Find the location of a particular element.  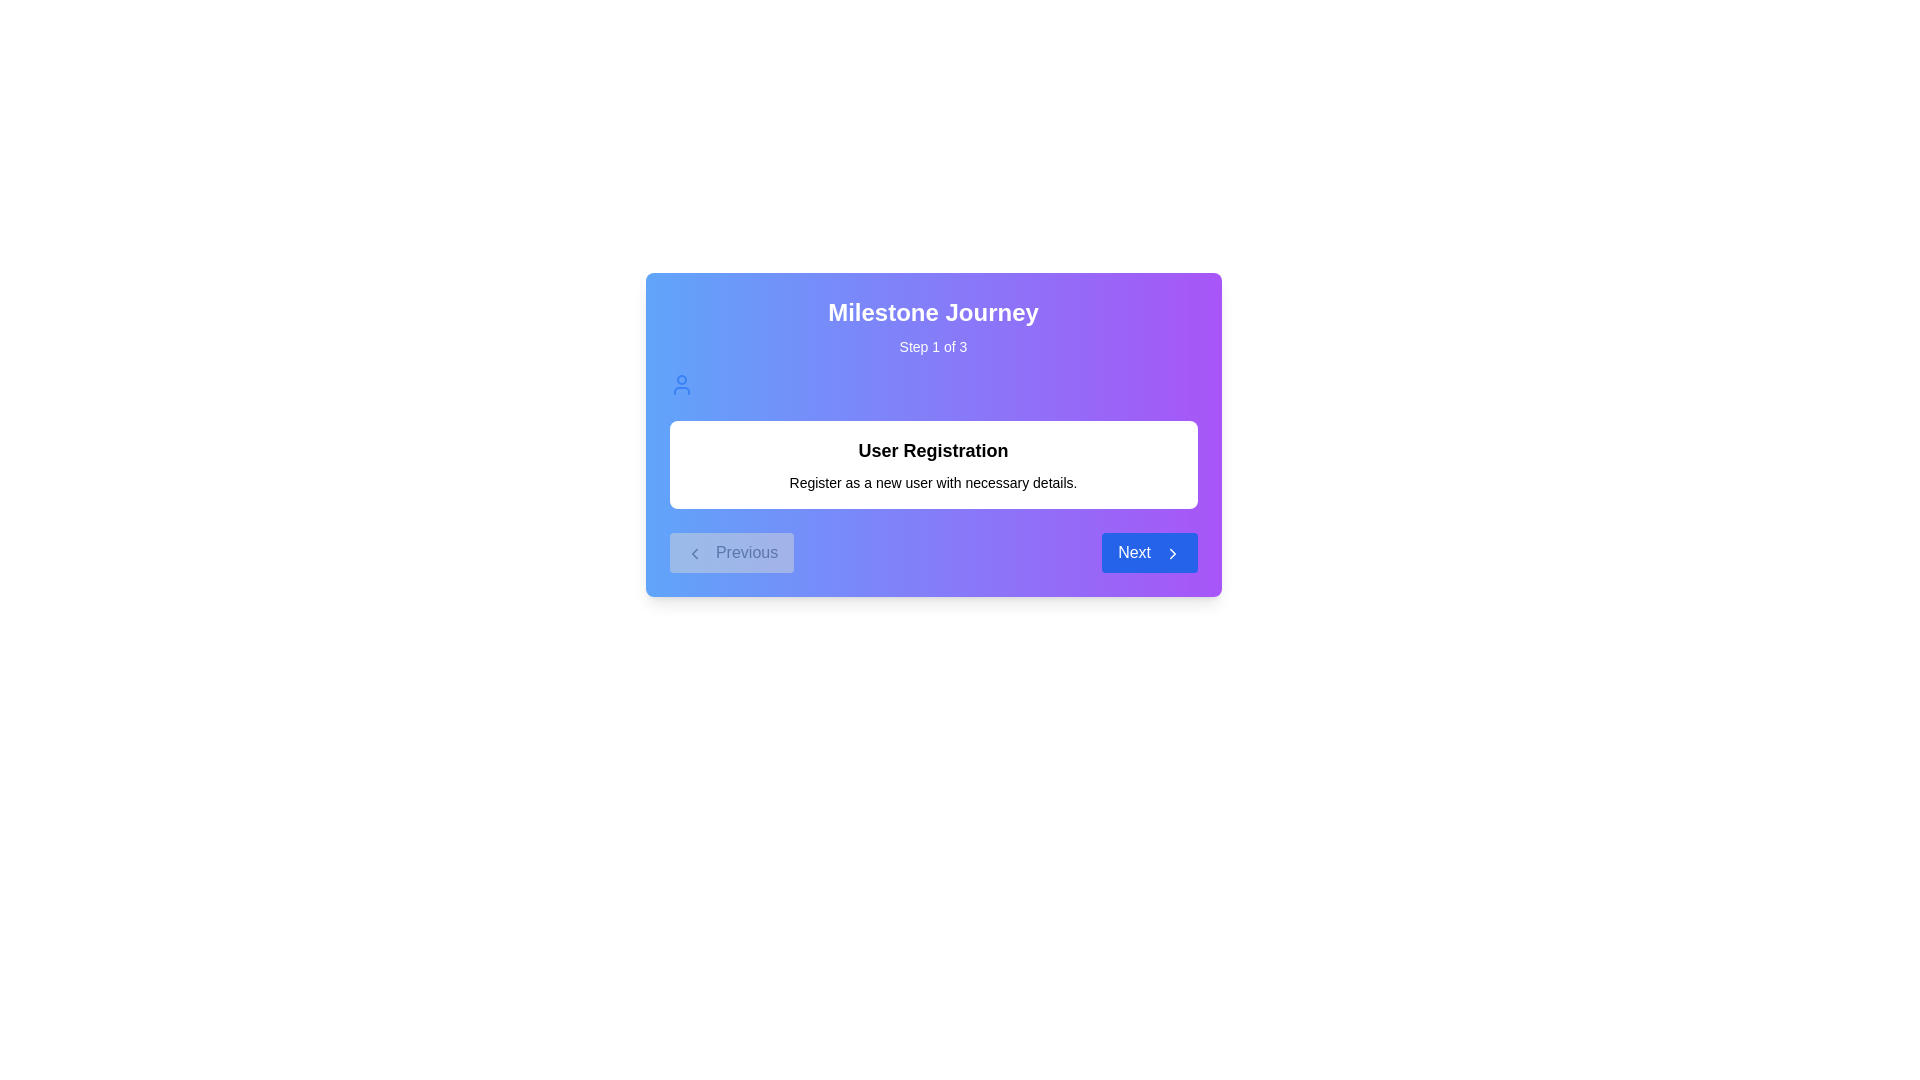

the static text label displaying 'Step 1 of 3', which is centered below the 'Milestone Journey' headline, within a vibrant gradient background is located at coordinates (932, 346).